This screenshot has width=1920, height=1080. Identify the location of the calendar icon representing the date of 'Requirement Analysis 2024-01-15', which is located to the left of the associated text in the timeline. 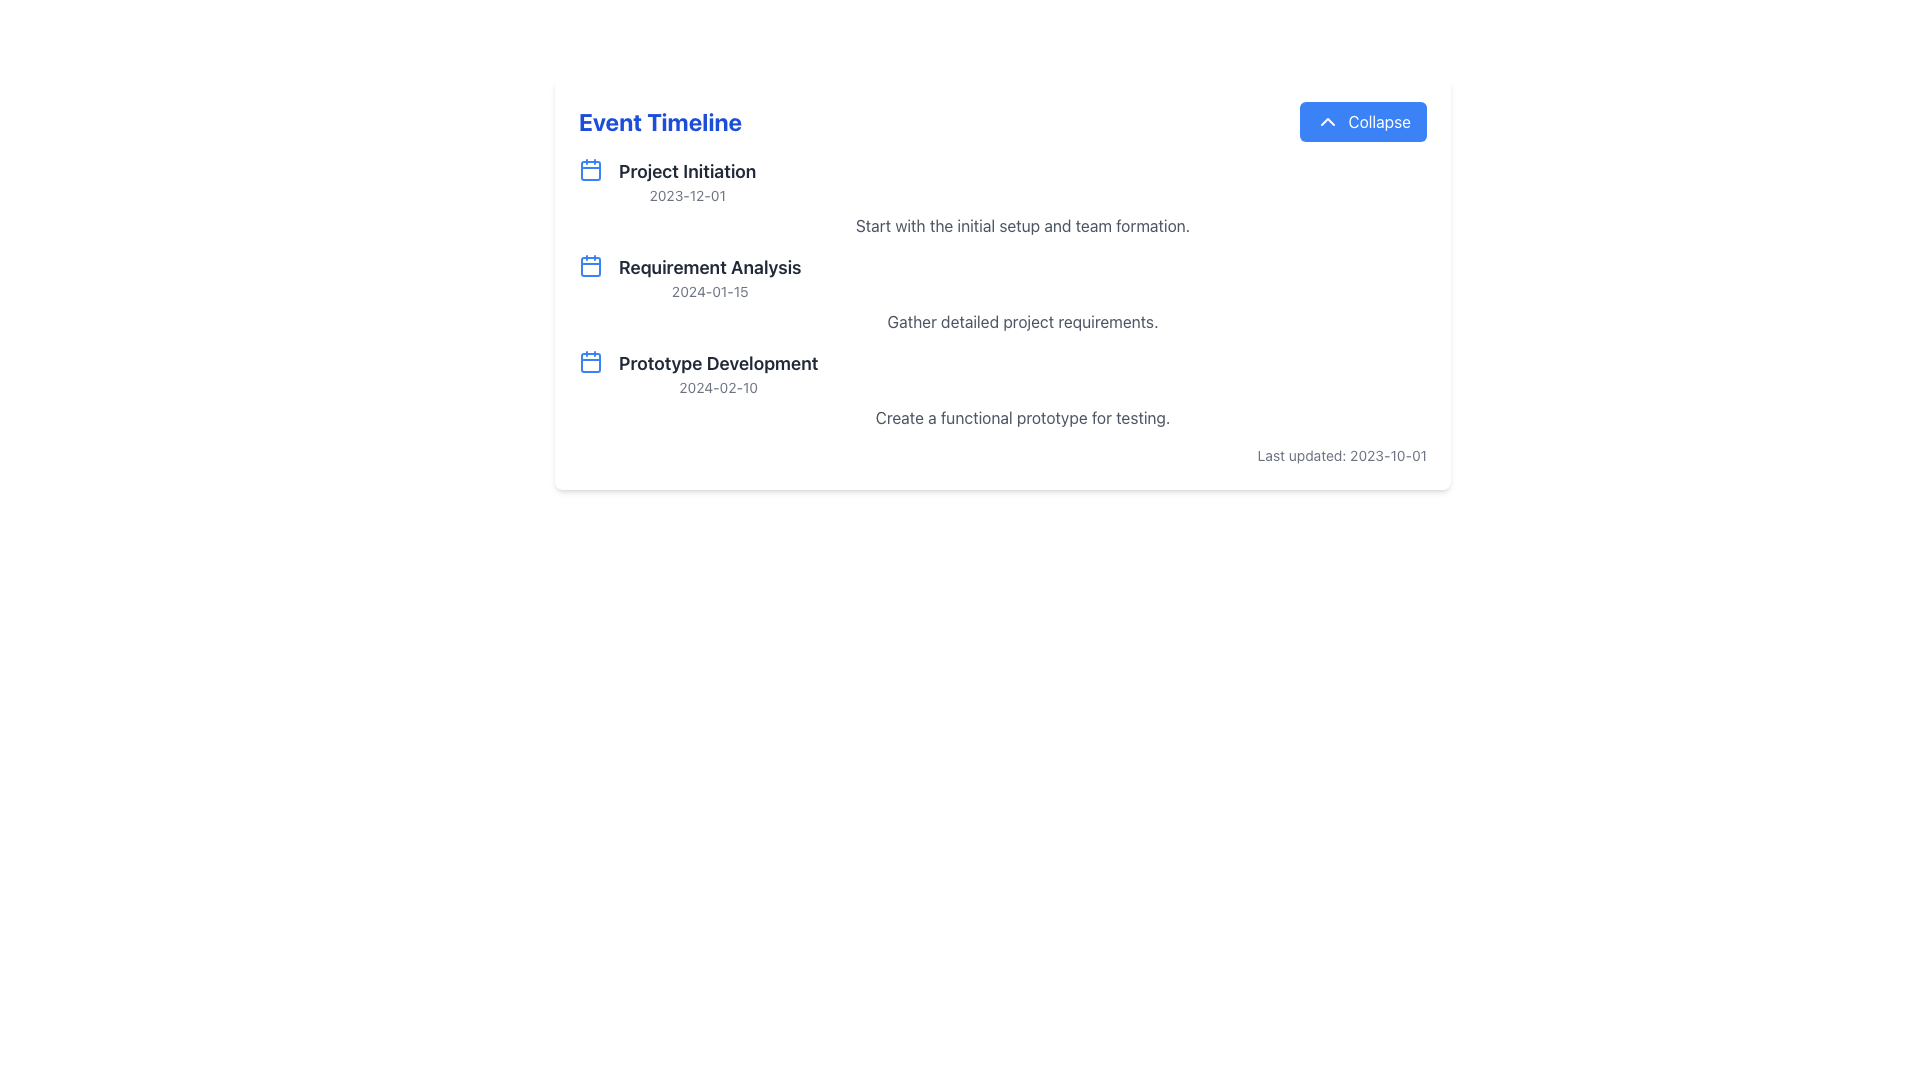
(589, 265).